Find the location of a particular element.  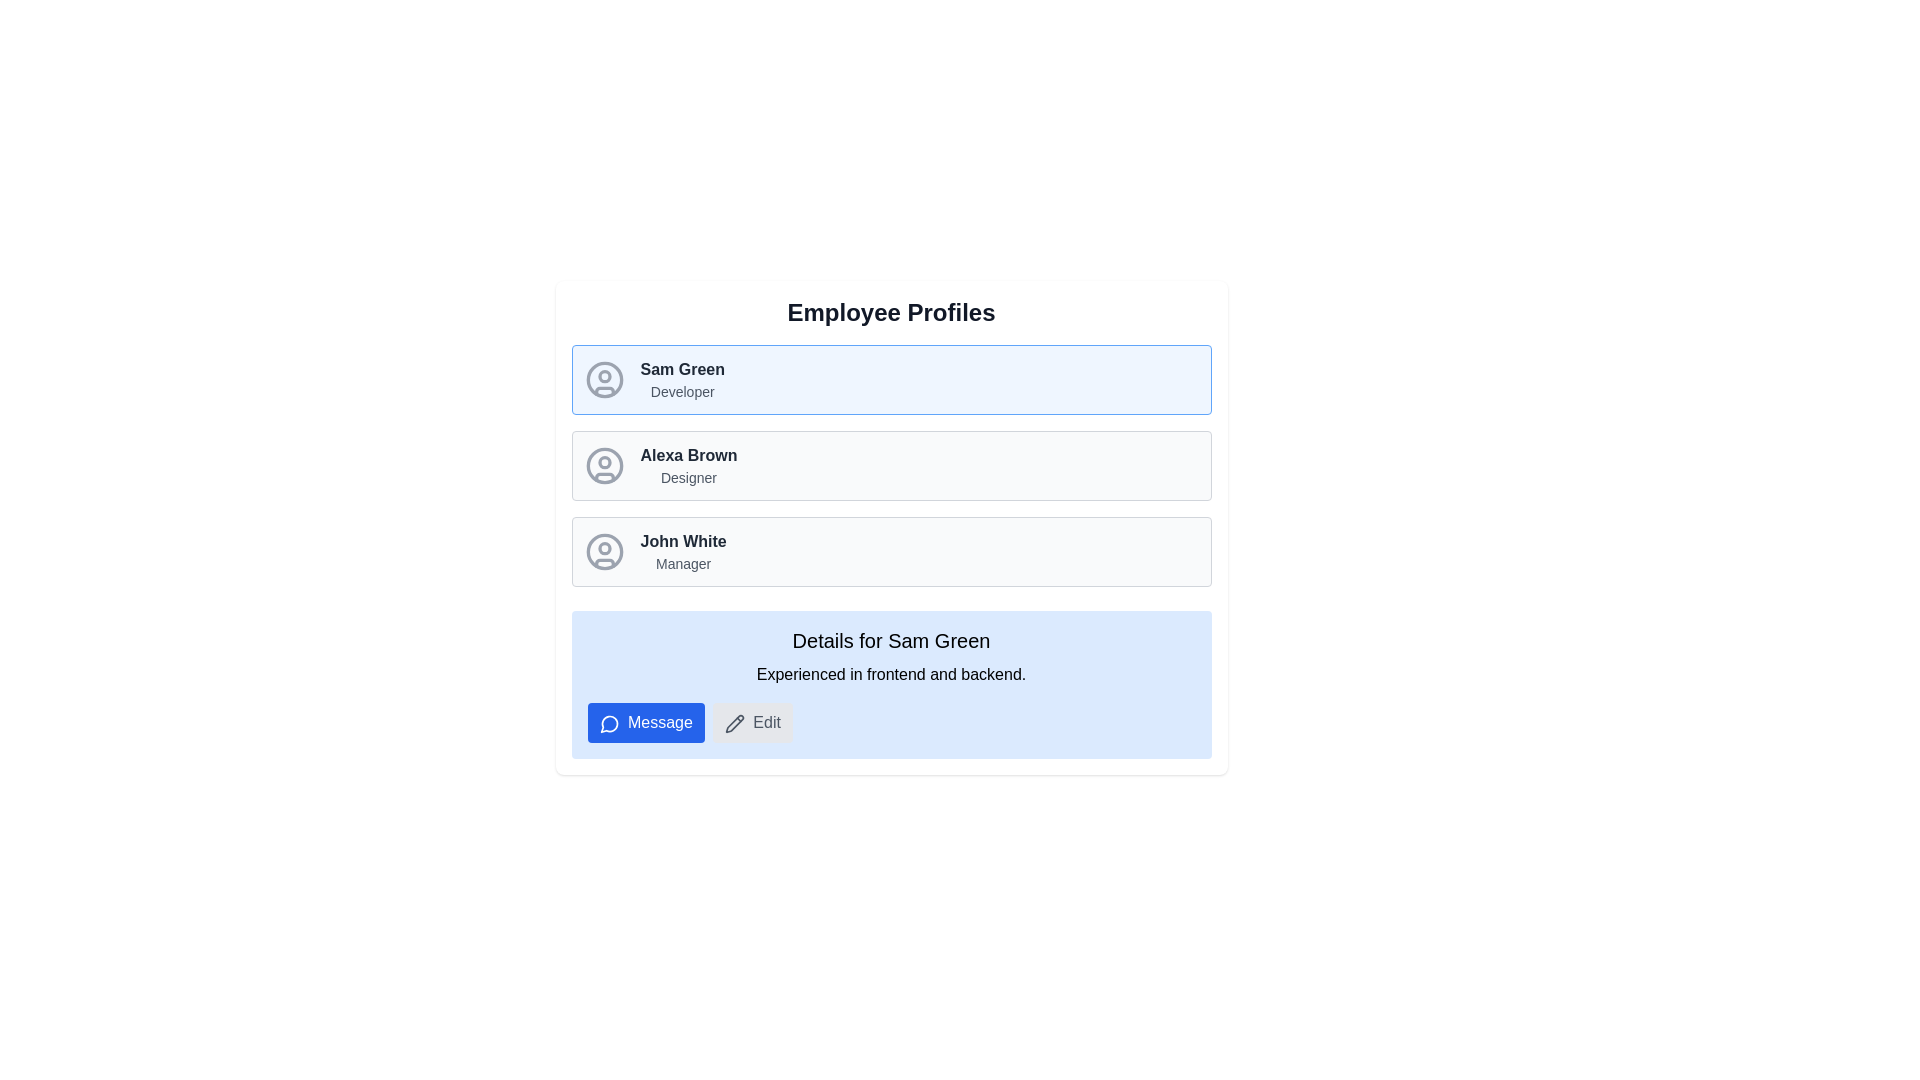

descriptive text displayed as 'Experienced in frontend and backend.' which is styled in plain format and positioned below the title text 'Details for Sam Green' is located at coordinates (890, 675).